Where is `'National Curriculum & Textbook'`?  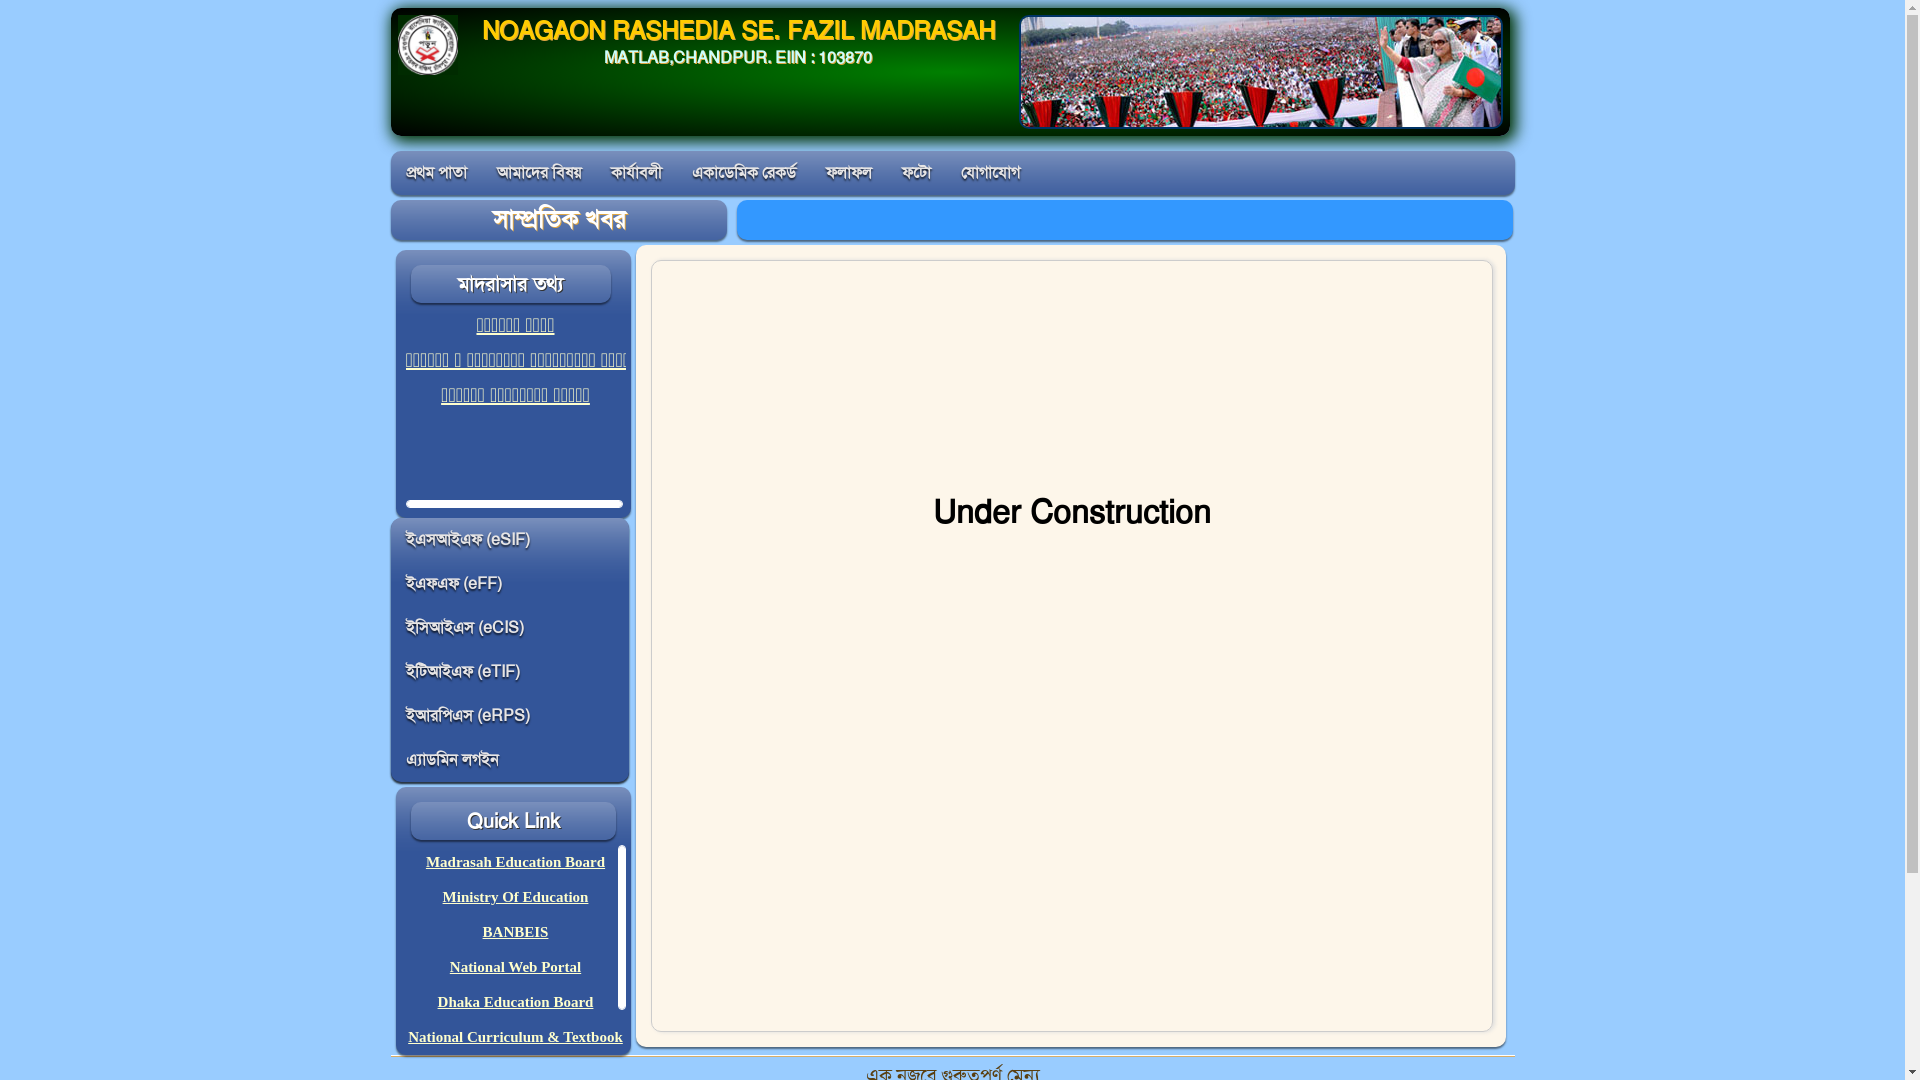 'National Curriculum & Textbook' is located at coordinates (515, 1036).